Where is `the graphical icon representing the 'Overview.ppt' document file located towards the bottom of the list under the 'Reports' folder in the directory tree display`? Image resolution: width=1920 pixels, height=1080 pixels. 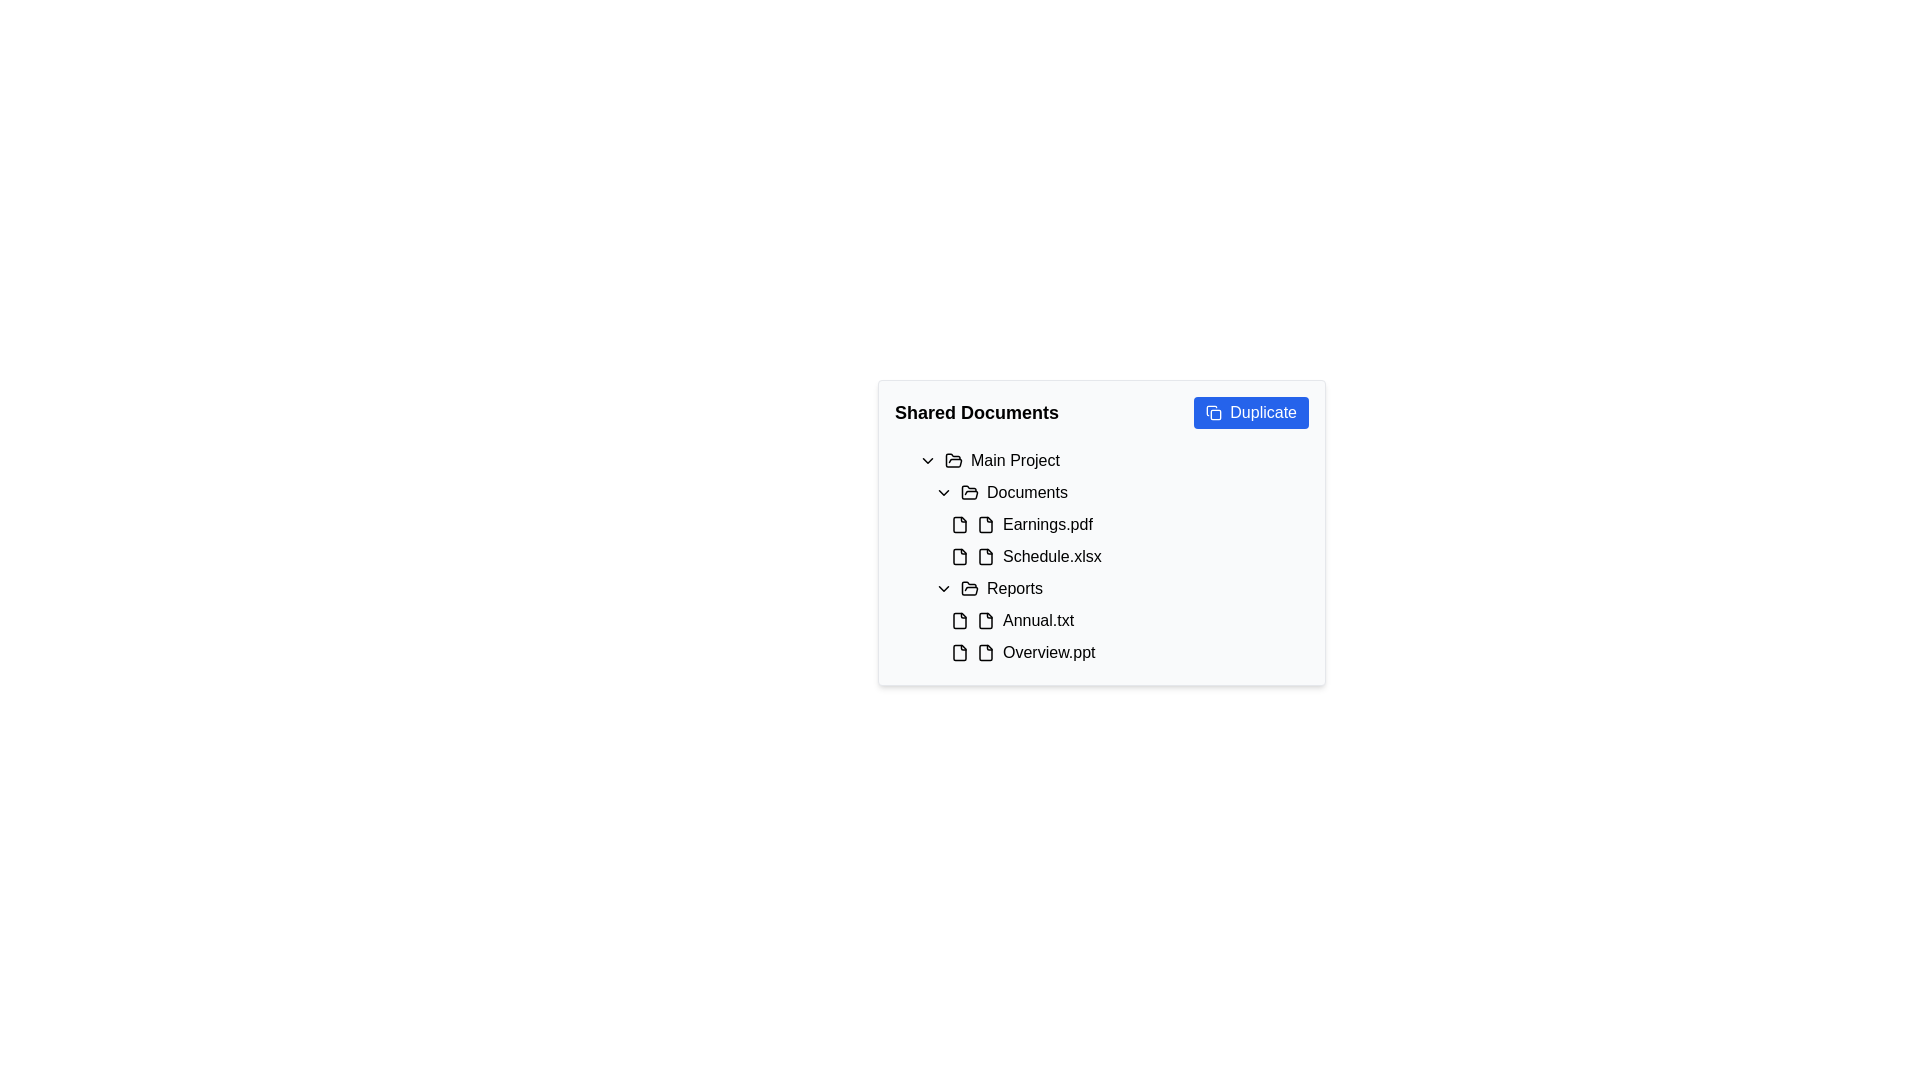 the graphical icon representing the 'Overview.ppt' document file located towards the bottom of the list under the 'Reports' folder in the directory tree display is located at coordinates (960, 652).